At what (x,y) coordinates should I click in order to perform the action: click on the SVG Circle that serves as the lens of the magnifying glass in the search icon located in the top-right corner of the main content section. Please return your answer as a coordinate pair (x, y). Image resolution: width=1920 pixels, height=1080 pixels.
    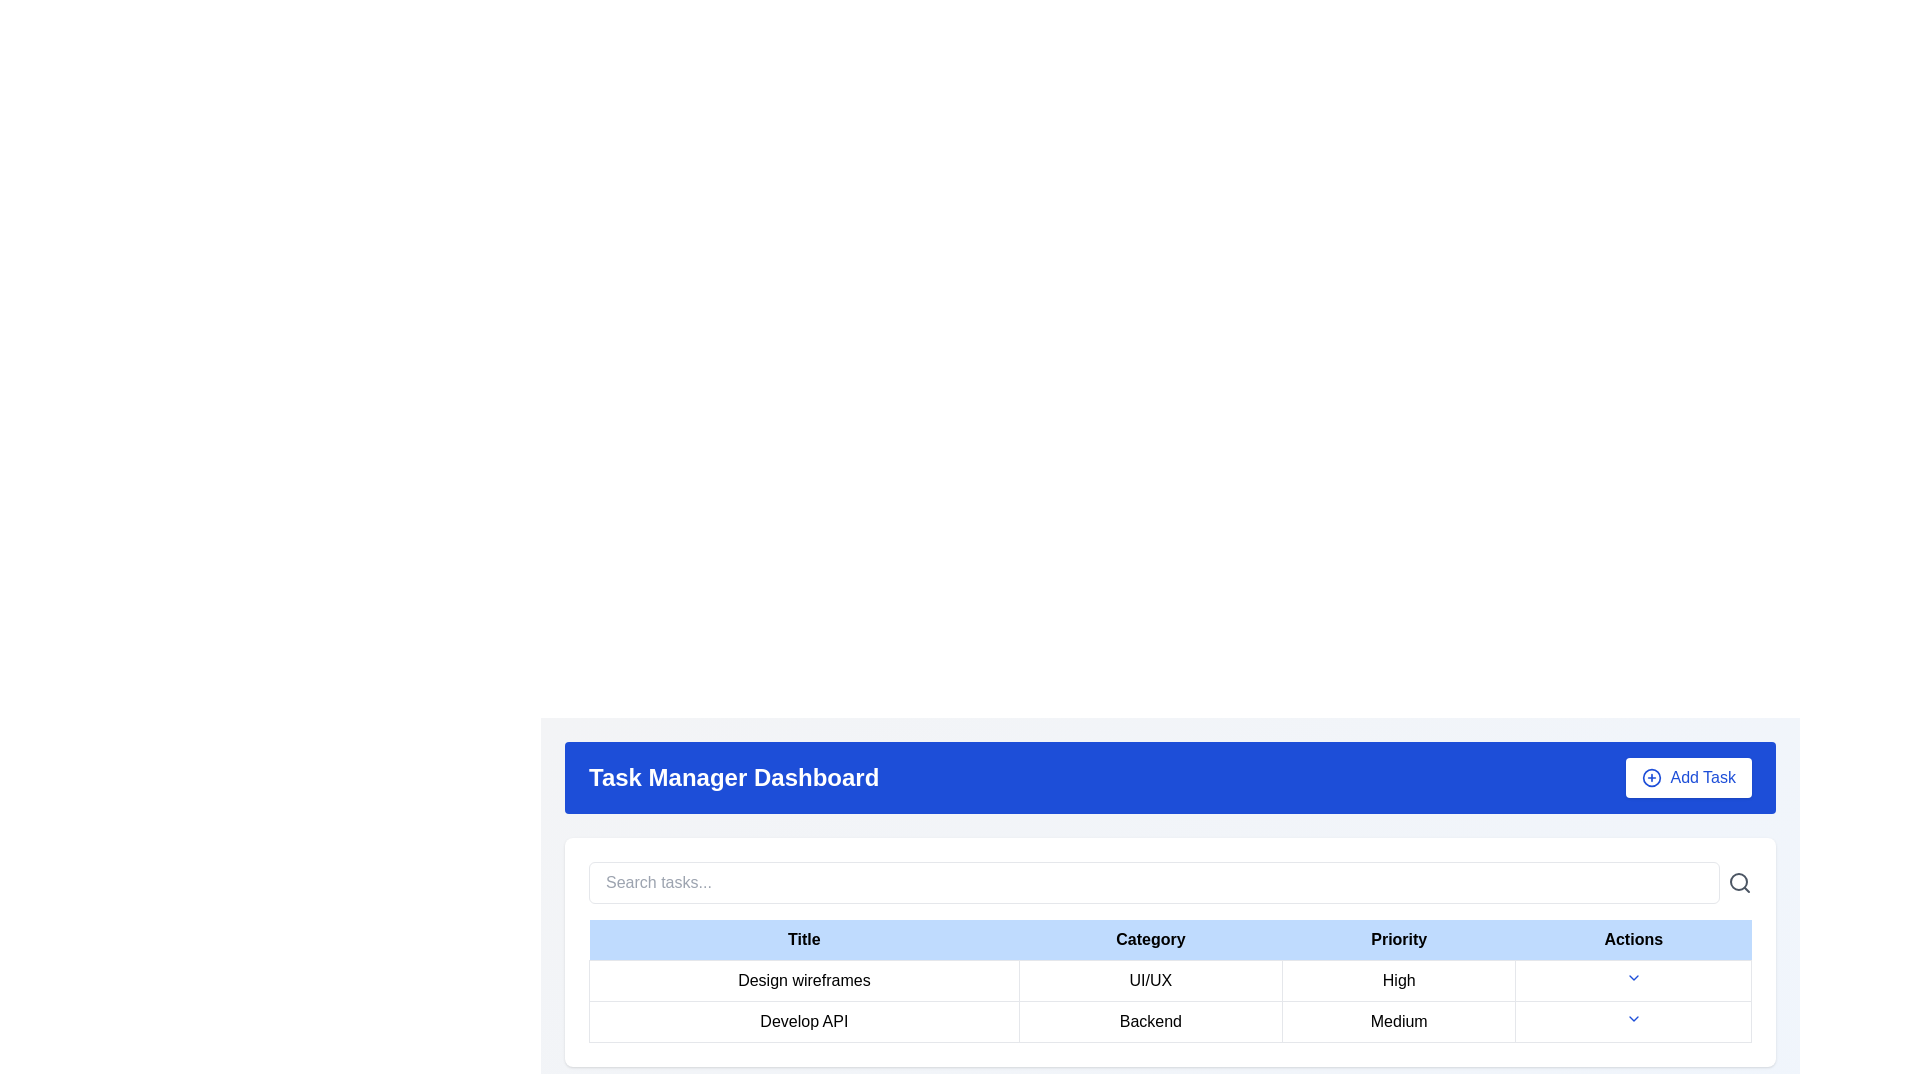
    Looking at the image, I should click on (1737, 881).